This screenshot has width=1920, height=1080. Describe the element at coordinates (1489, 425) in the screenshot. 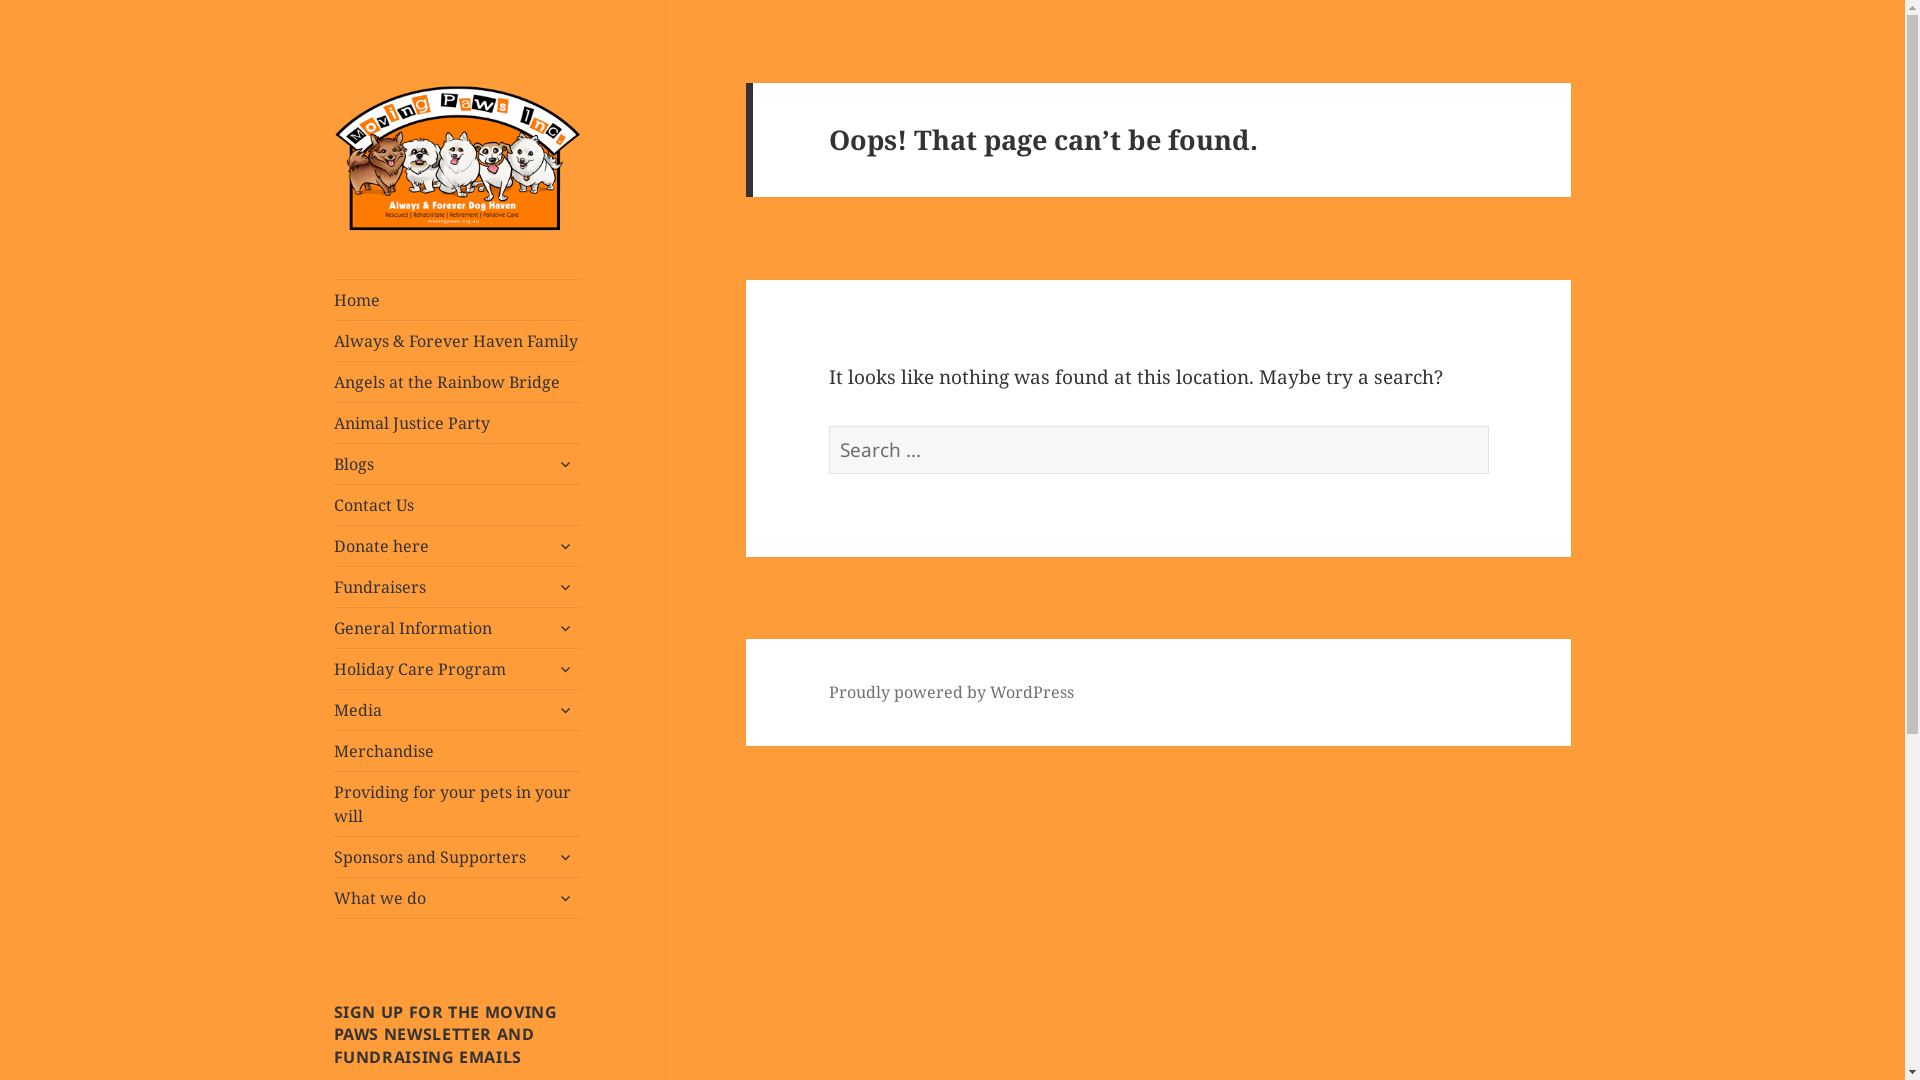

I see `'Search'` at that location.